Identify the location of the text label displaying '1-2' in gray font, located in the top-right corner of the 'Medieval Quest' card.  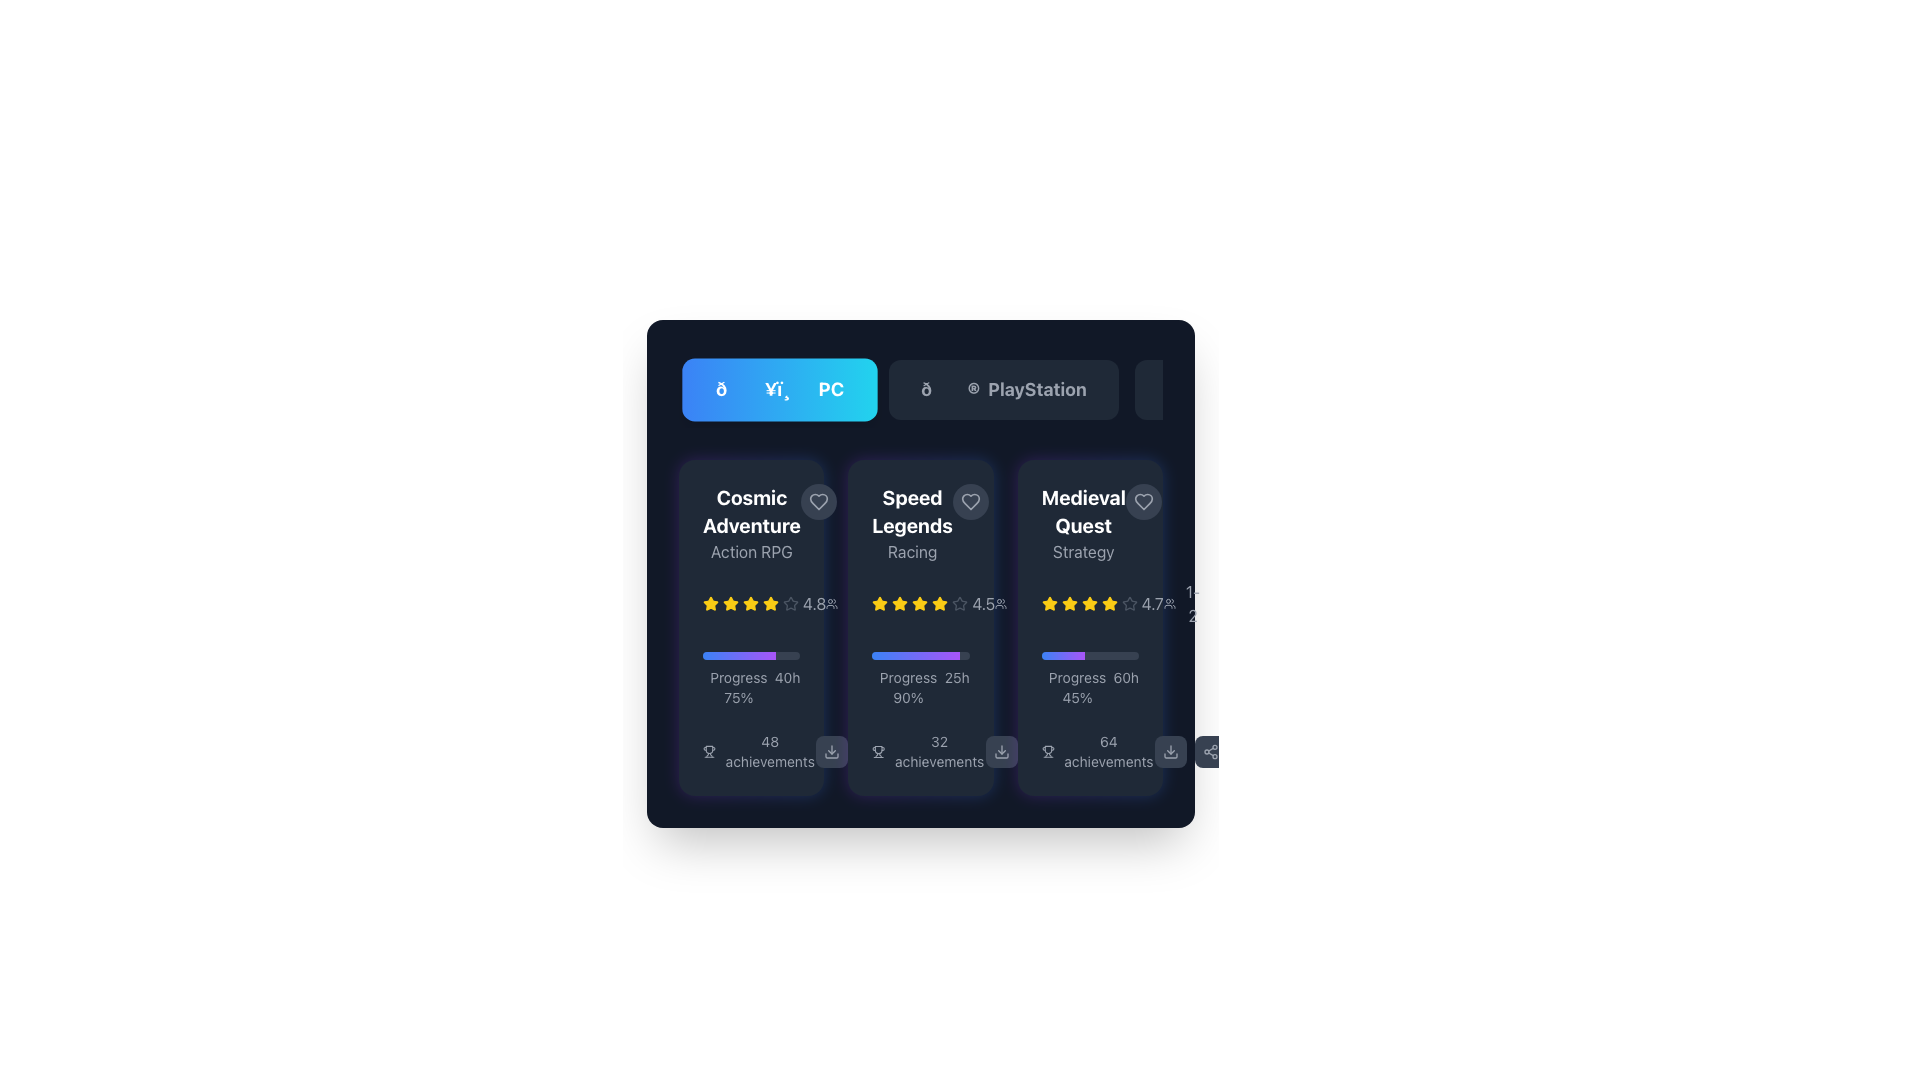
(1182, 603).